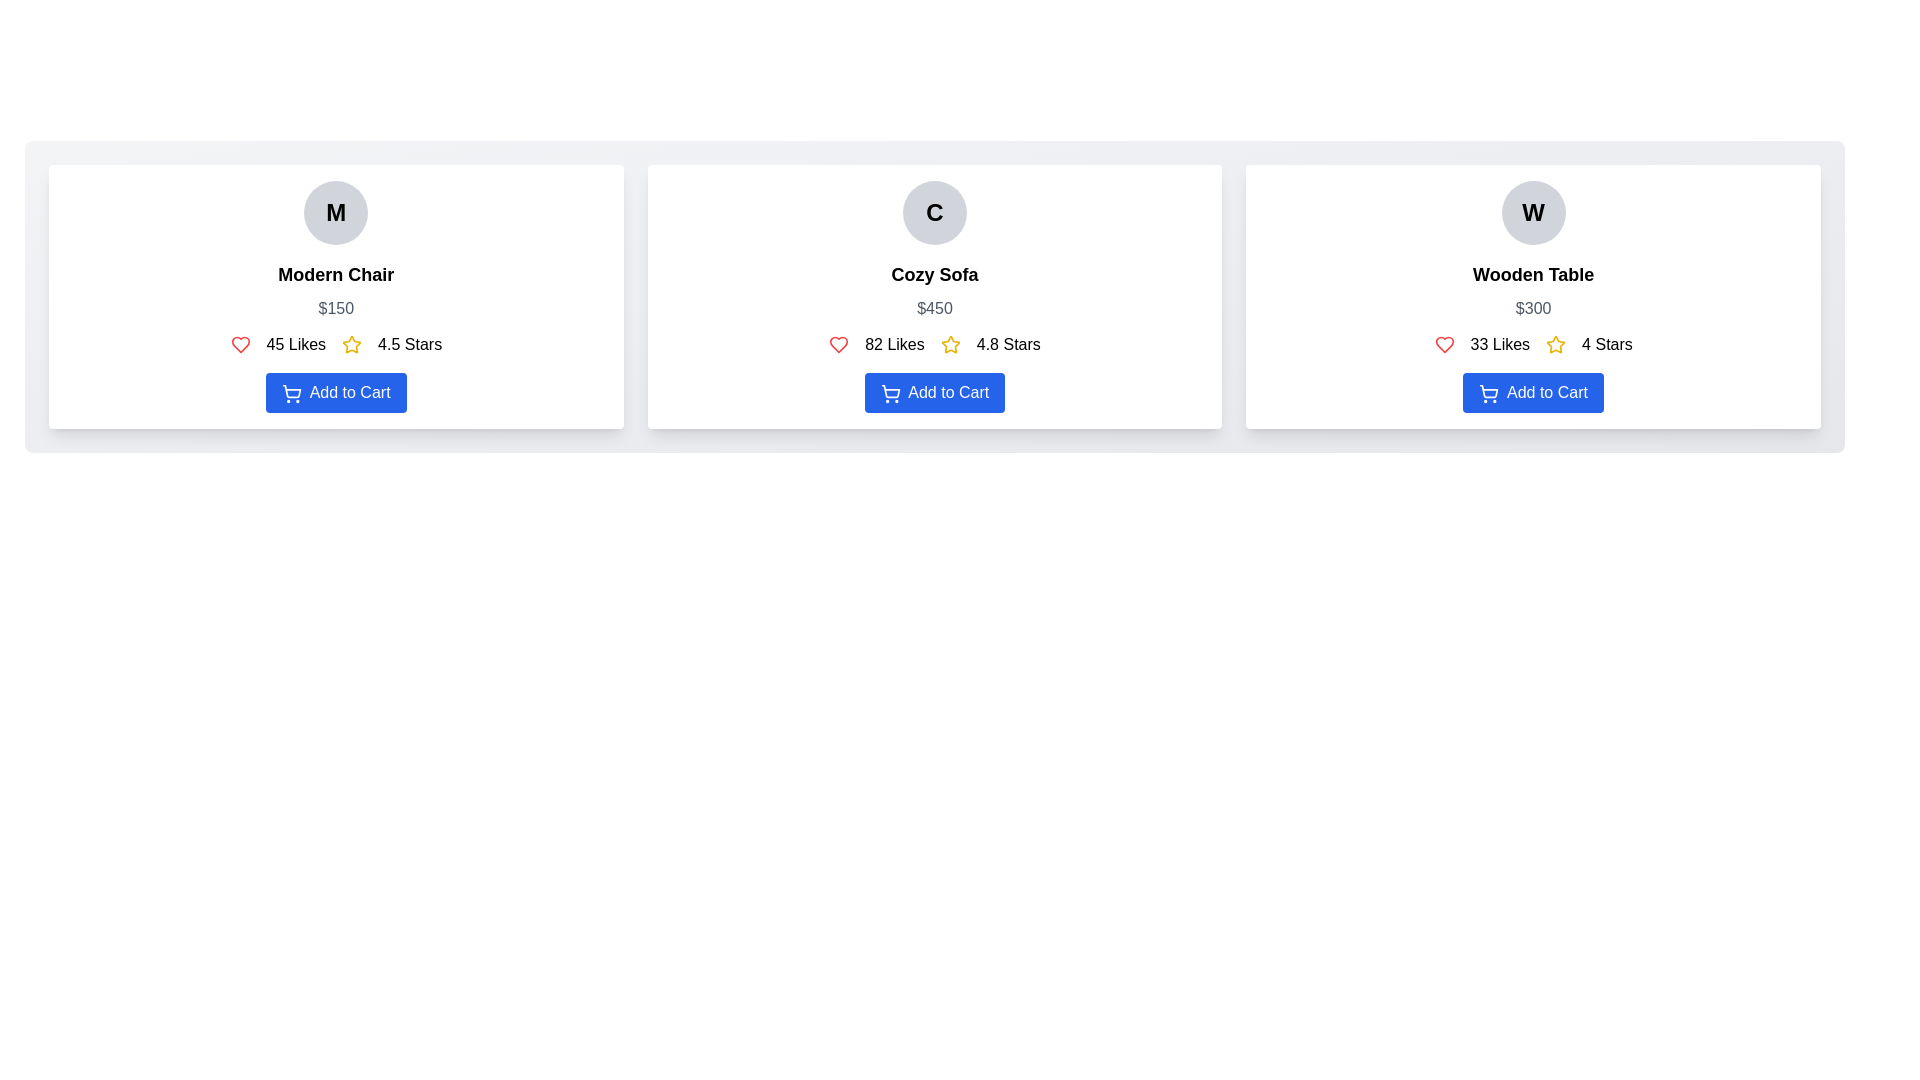 The width and height of the screenshot is (1920, 1080). Describe the element at coordinates (839, 343) in the screenshot. I see `the 'Like' icon located to the left of '82 Likes' in the 'Cozy Sofa' product card` at that location.